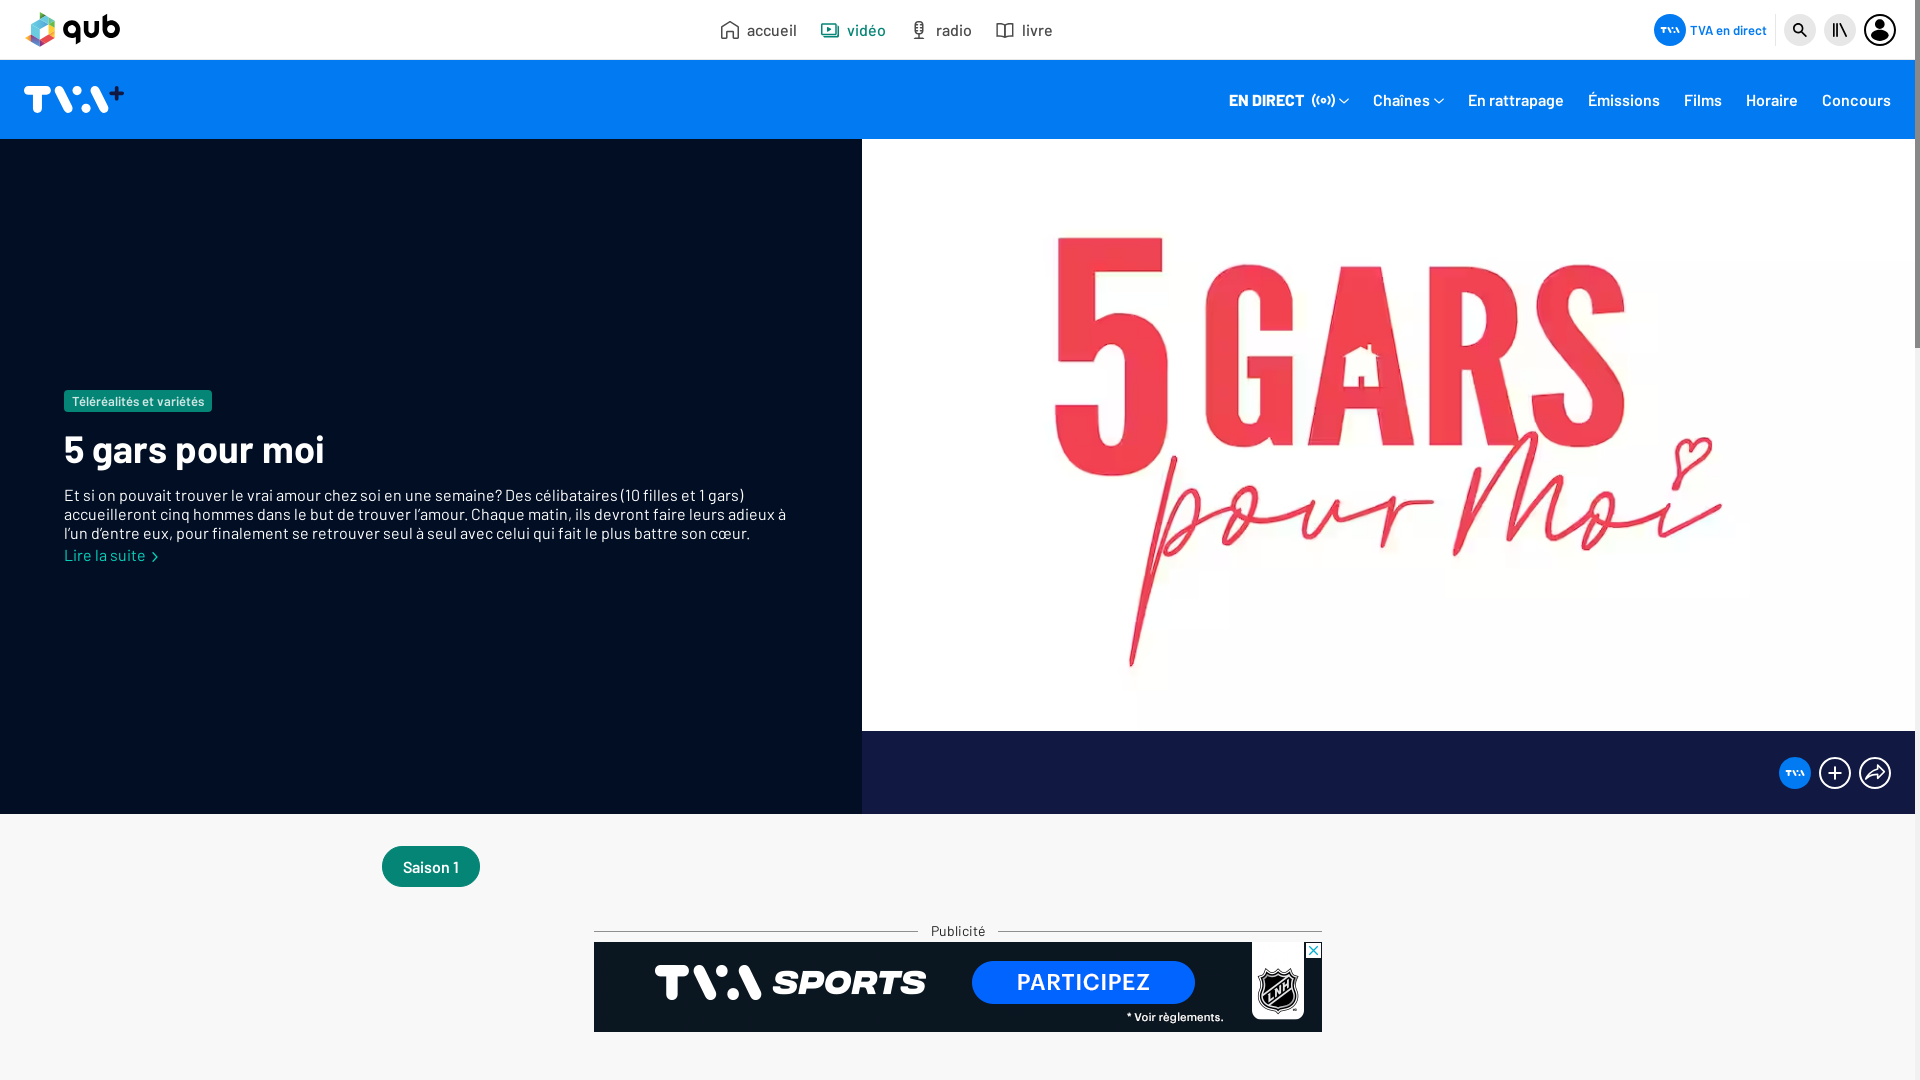  Describe the element at coordinates (110, 554) in the screenshot. I see `'Lire la suite'` at that location.